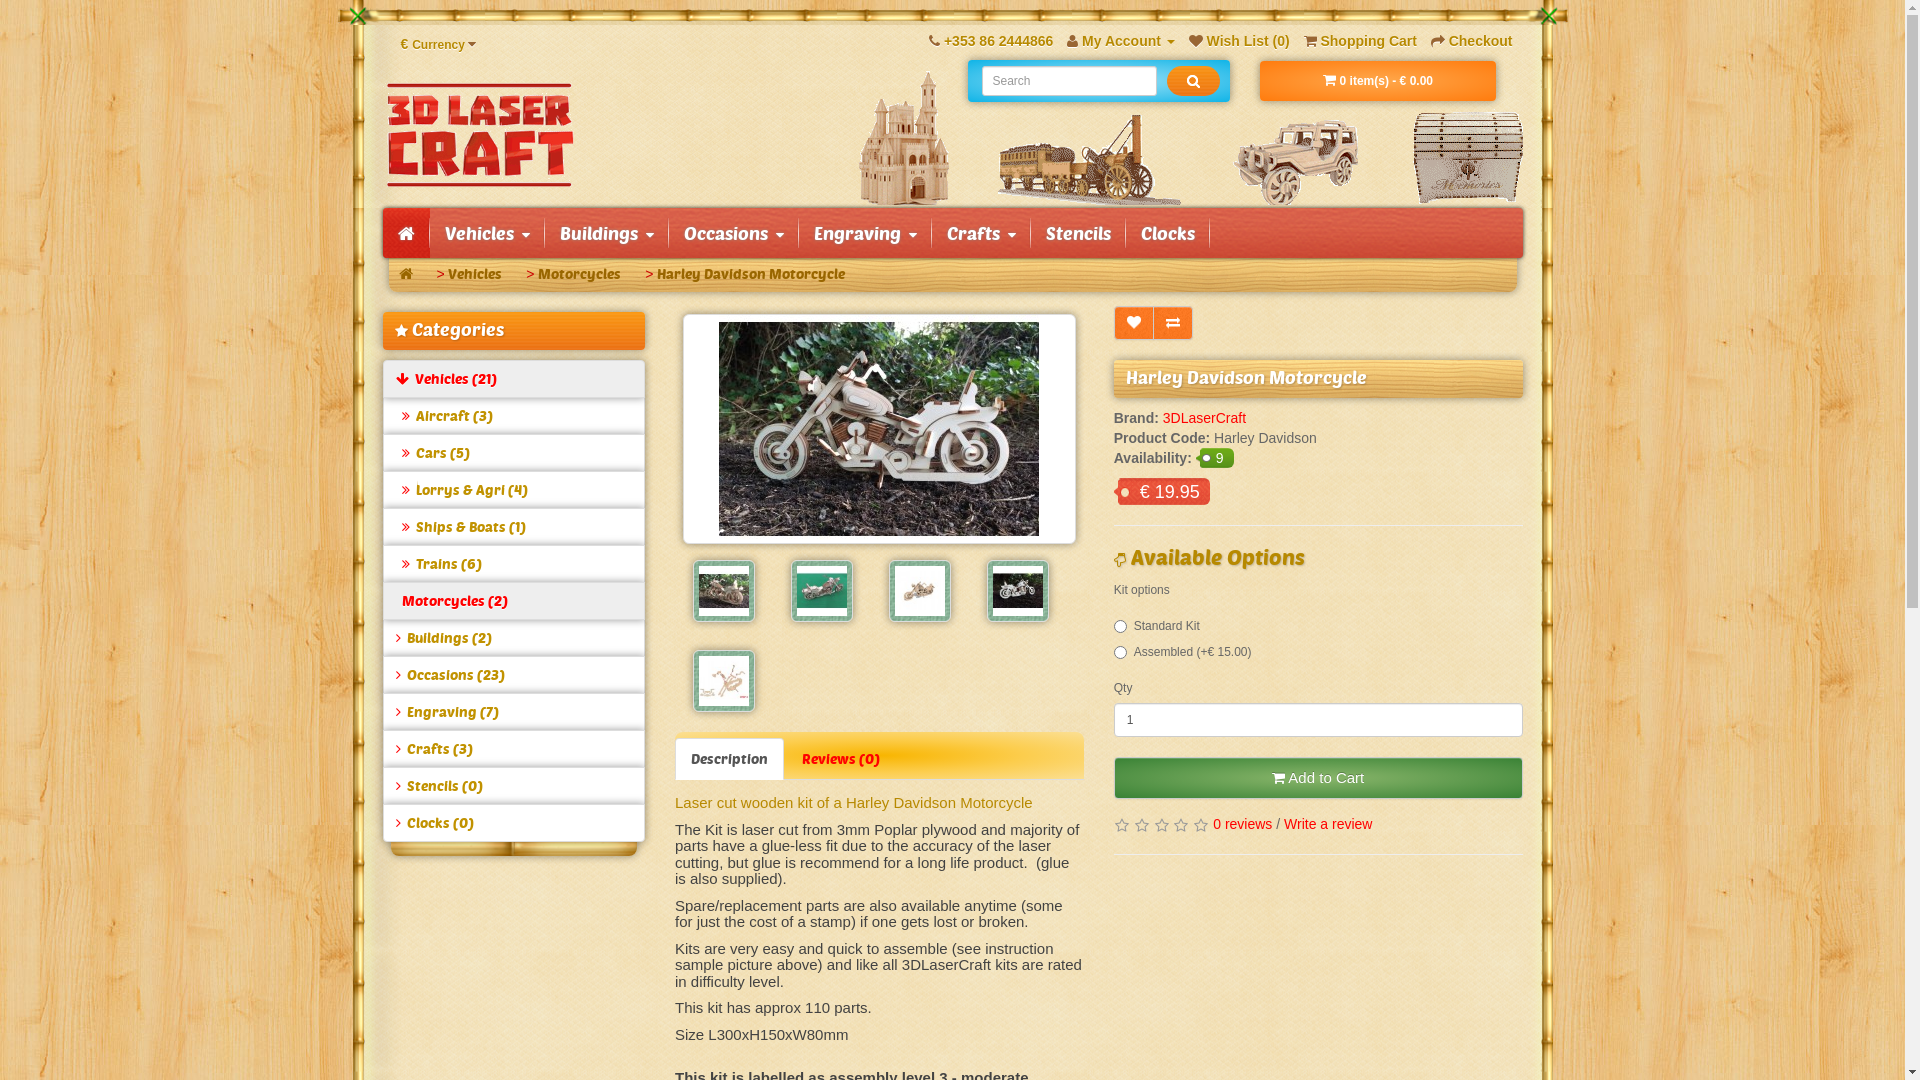  Describe the element at coordinates (513, 452) in the screenshot. I see `'    Cars (5)'` at that location.